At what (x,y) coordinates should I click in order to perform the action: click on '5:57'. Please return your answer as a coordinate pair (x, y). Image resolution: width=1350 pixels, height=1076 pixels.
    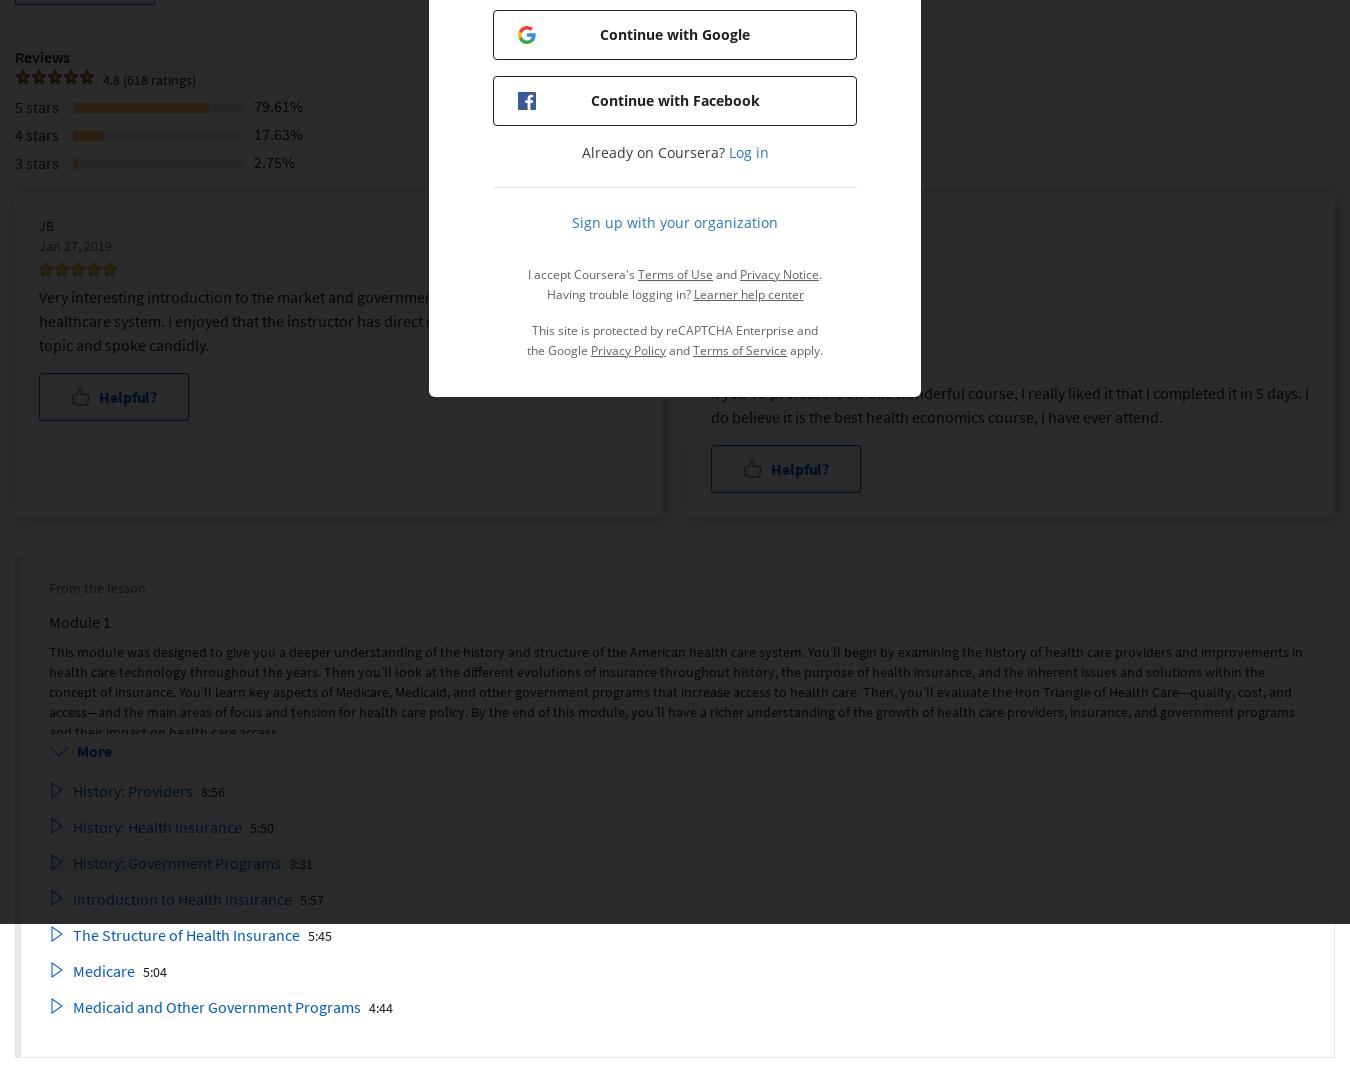
    Looking at the image, I should click on (310, 898).